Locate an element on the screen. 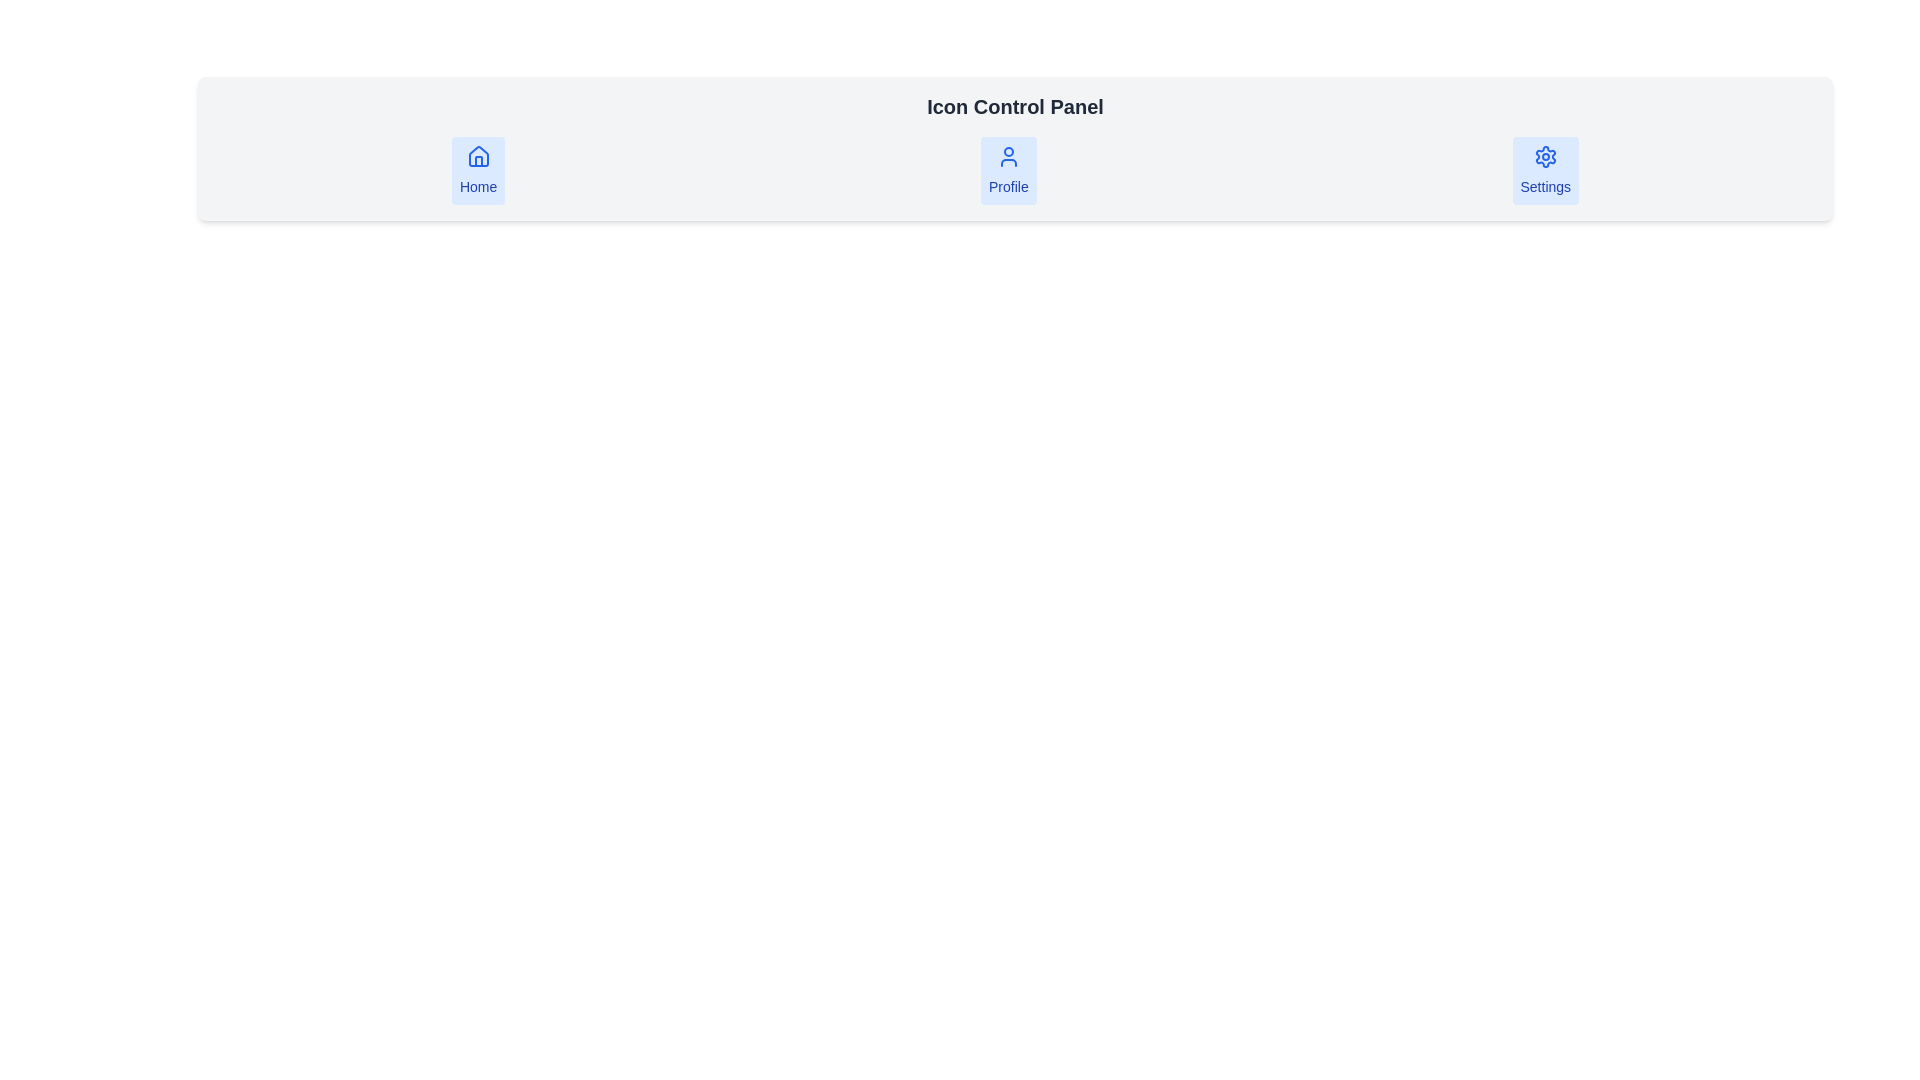  the house icon located in the leftmost position of the horizontal navigation bar is located at coordinates (477, 156).